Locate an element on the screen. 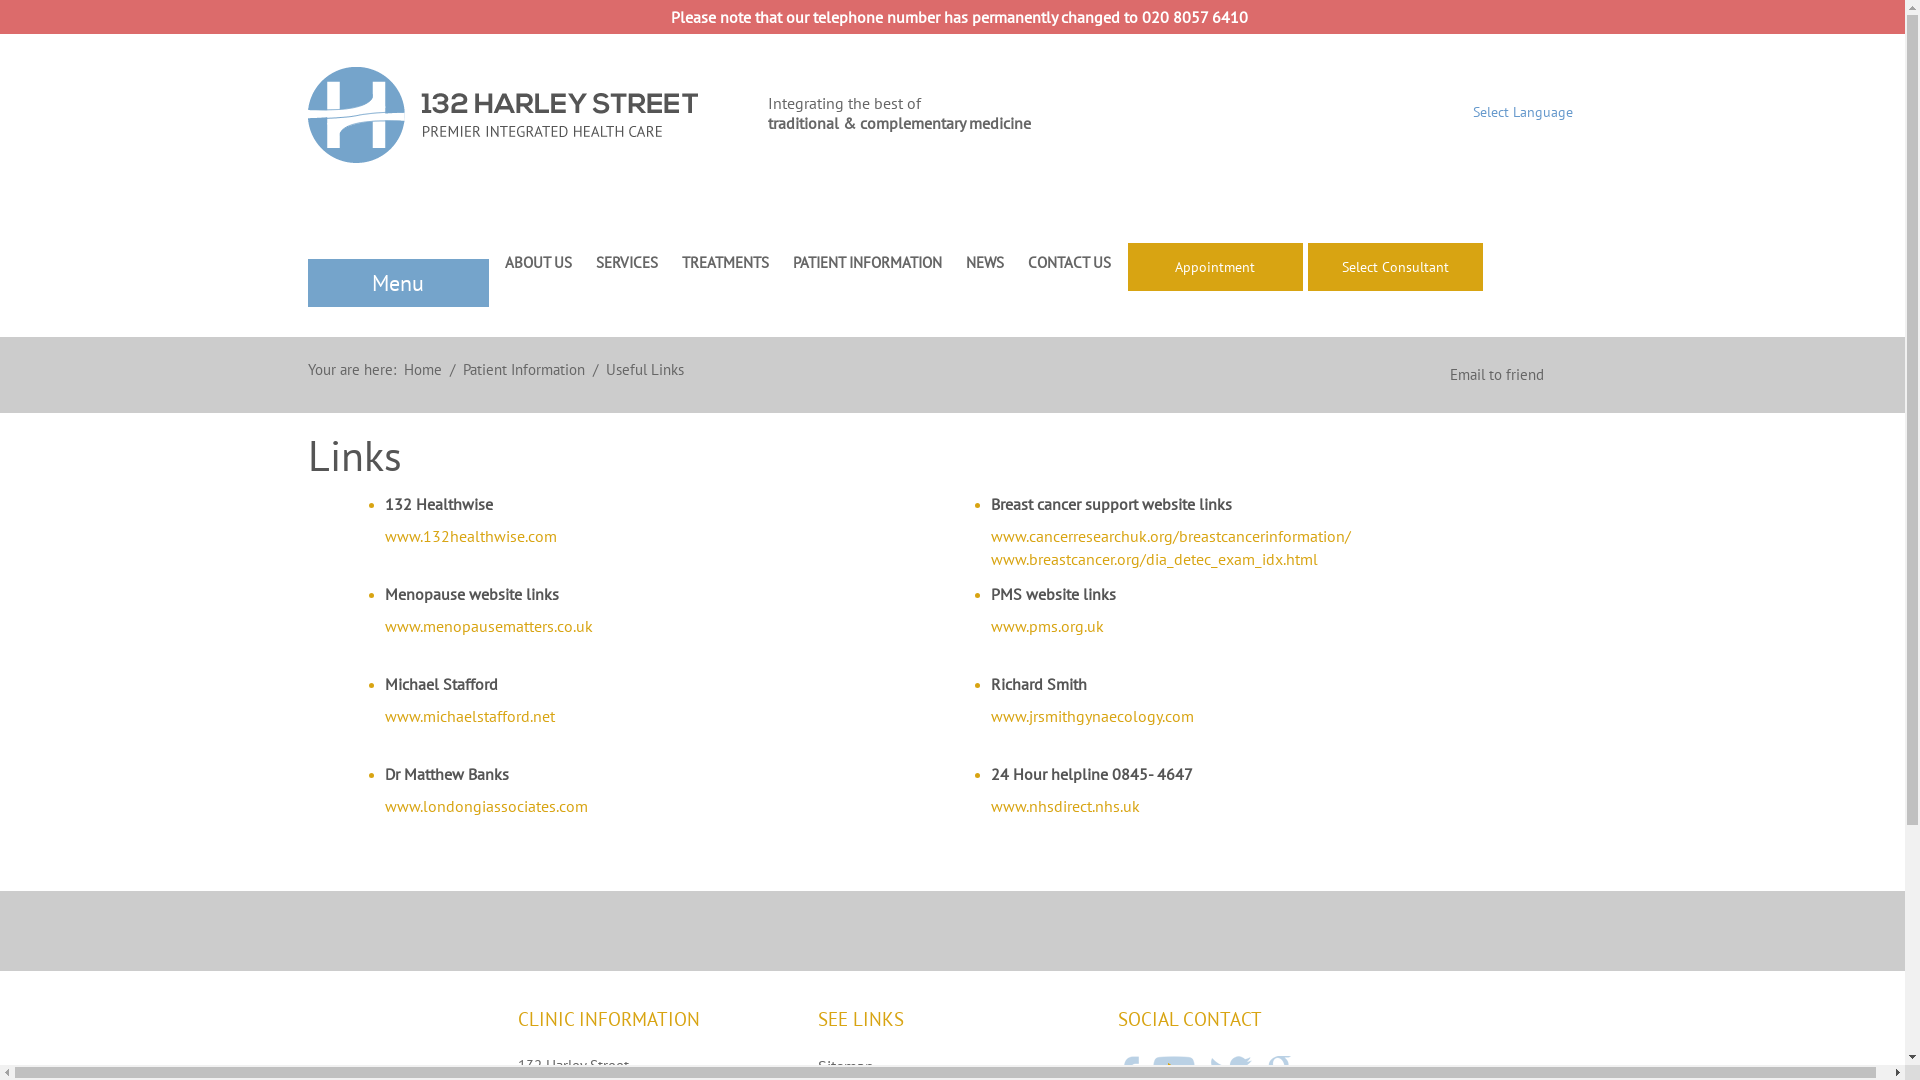  'TREATMENTS' is located at coordinates (724, 261).